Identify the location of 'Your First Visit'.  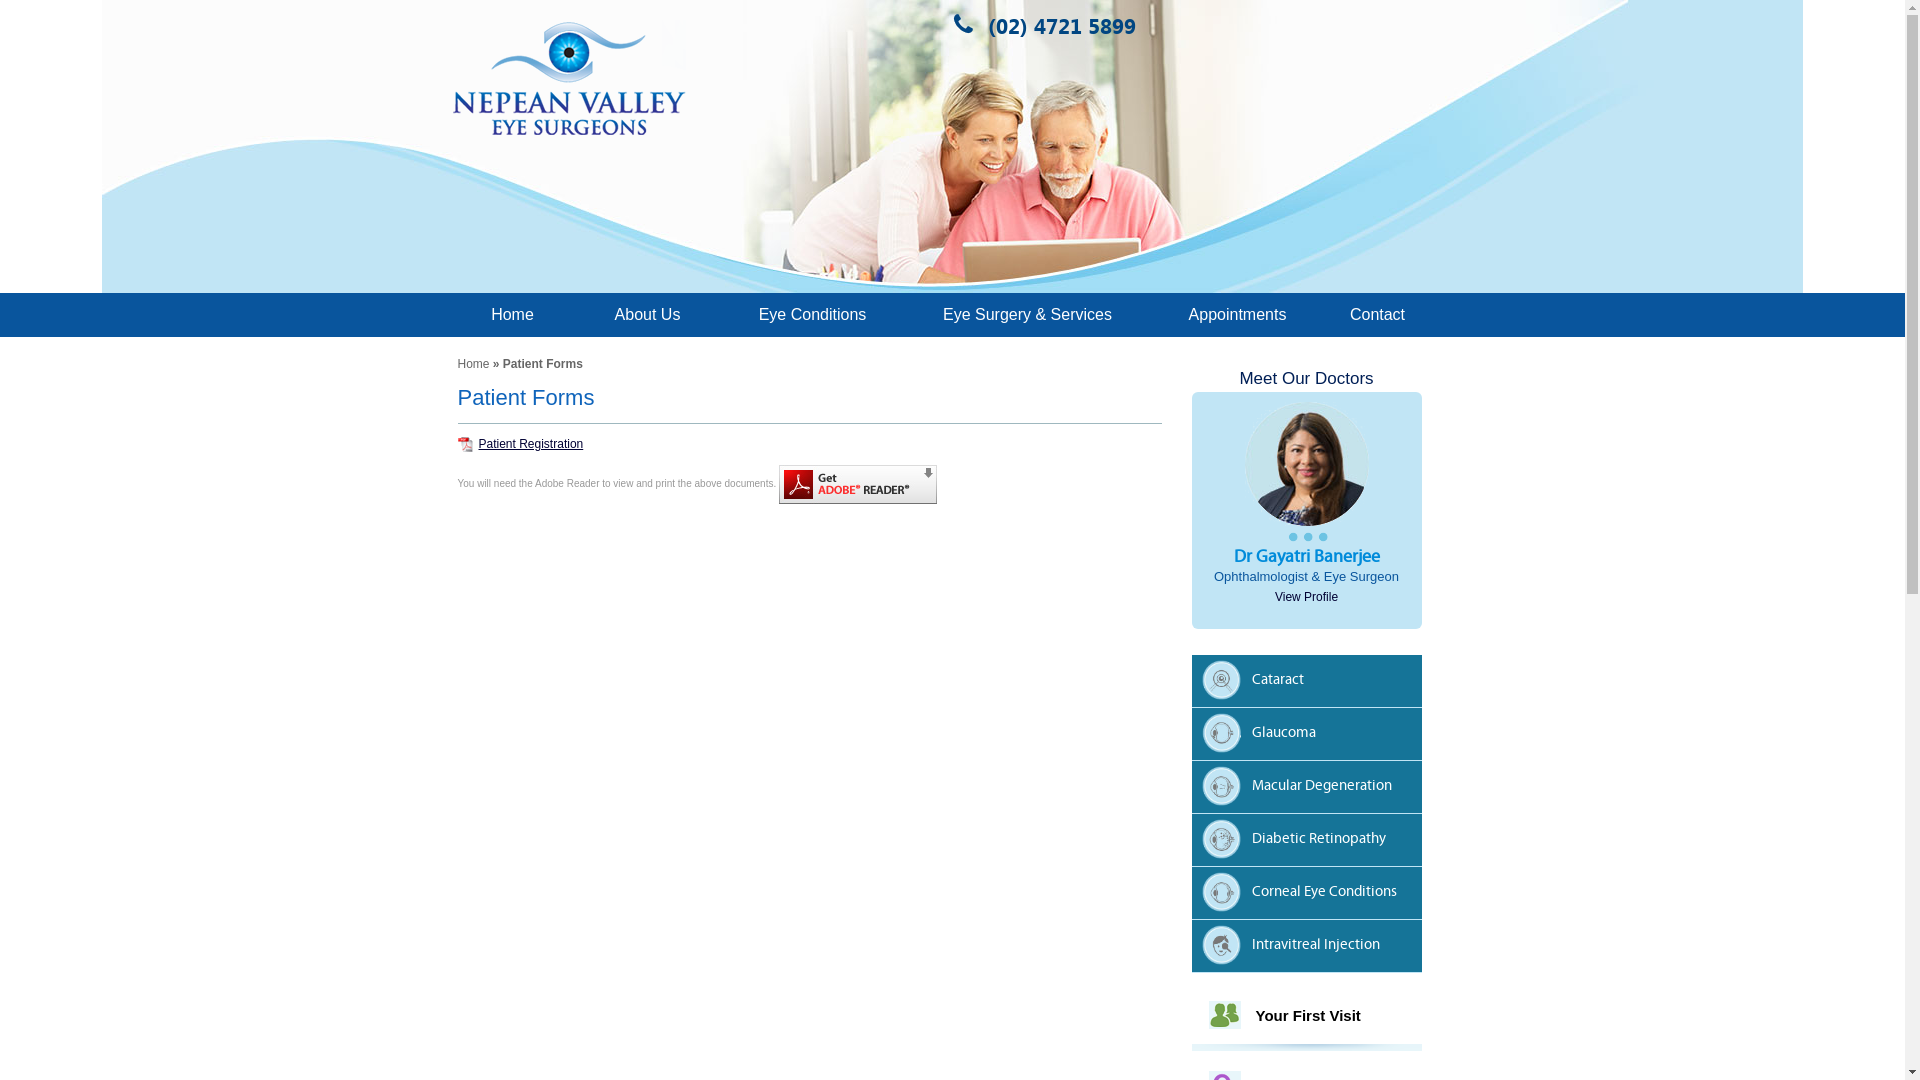
(1308, 1015).